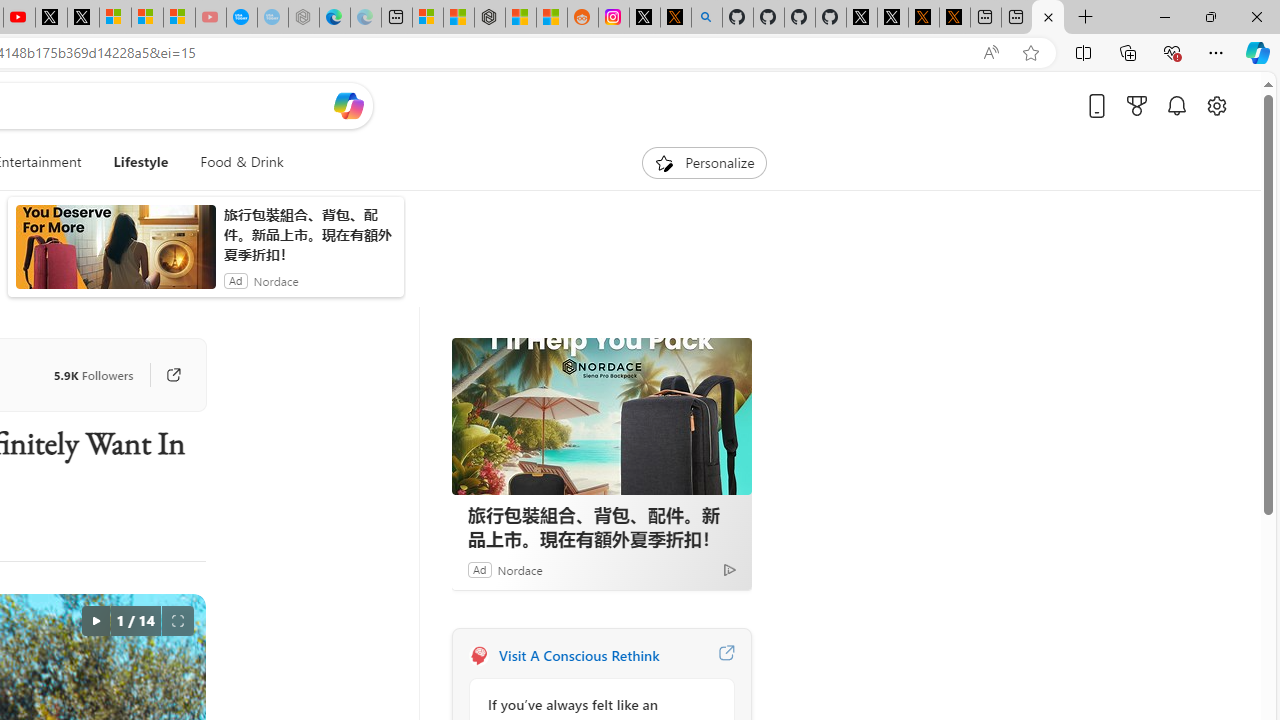  Describe the element at coordinates (923, 17) in the screenshot. I see `'X Privacy Policy'` at that location.